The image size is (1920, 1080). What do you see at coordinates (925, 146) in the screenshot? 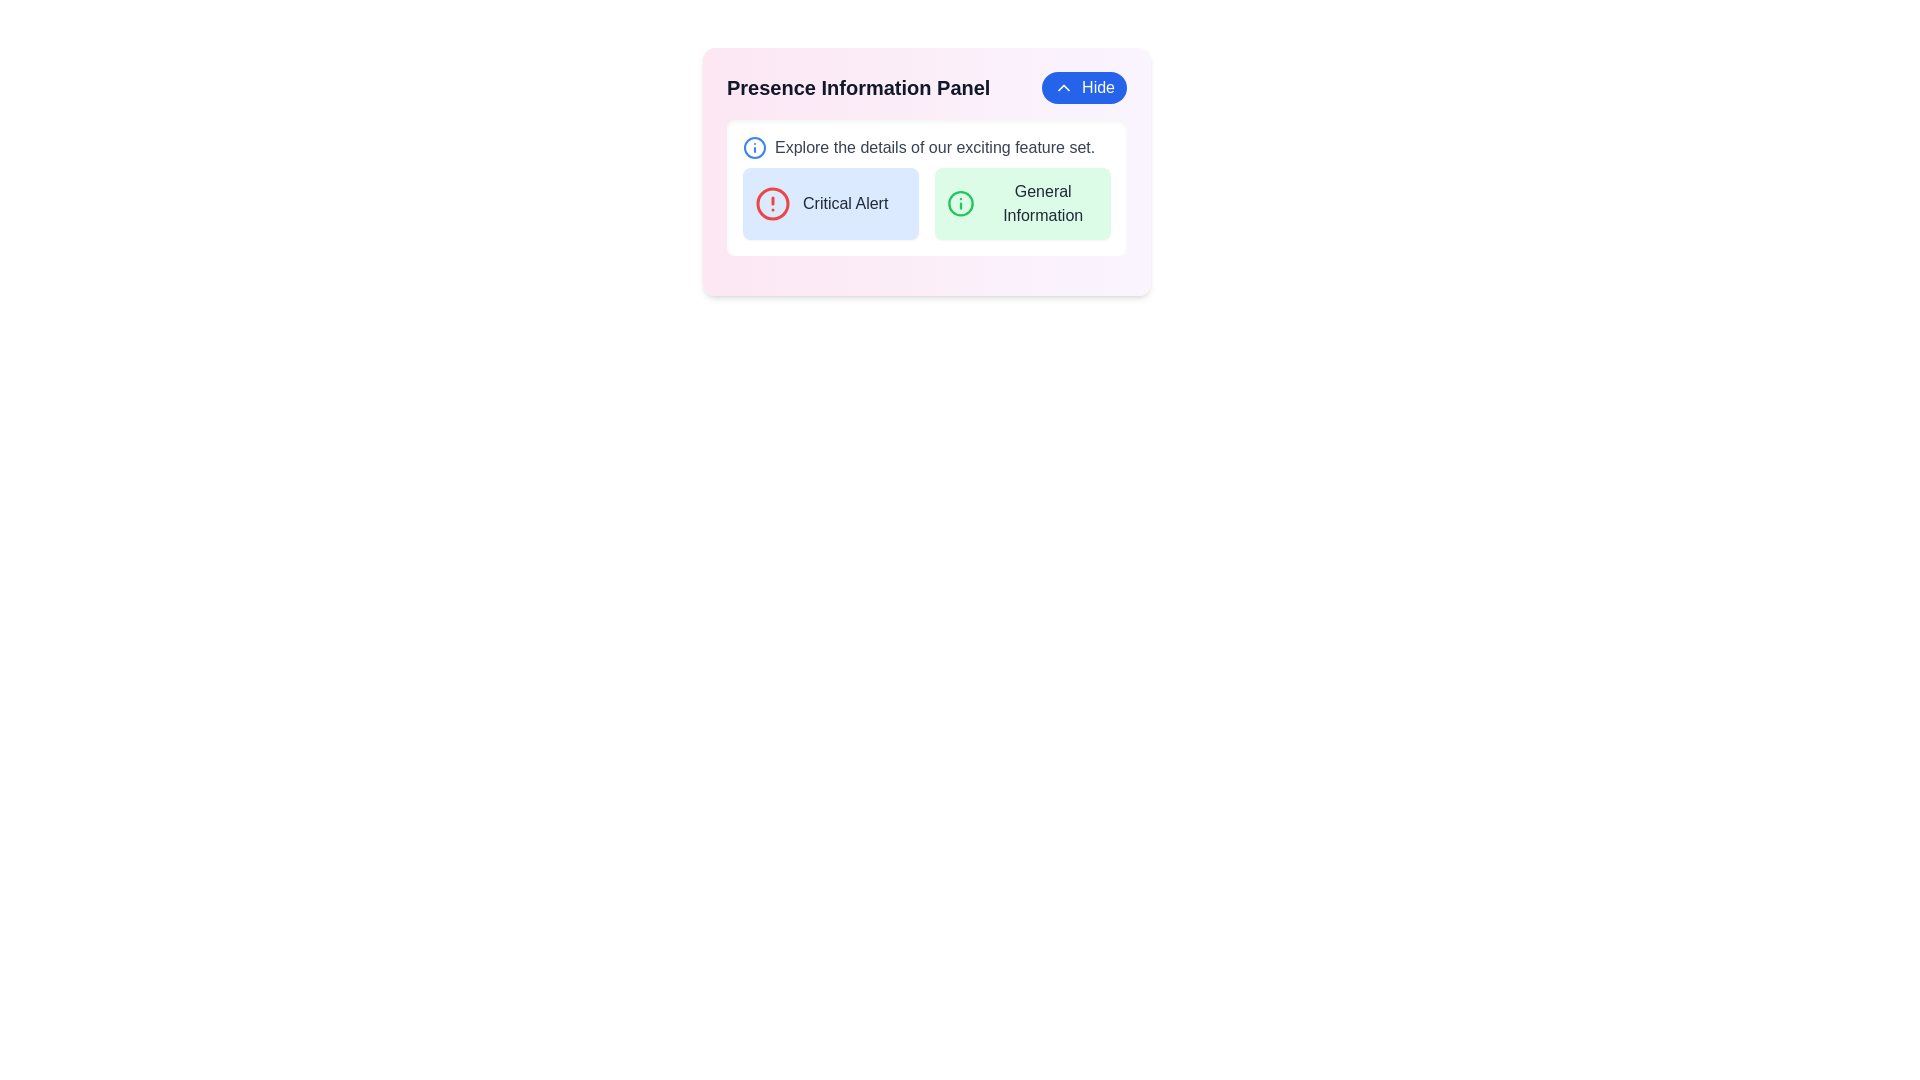
I see `the informational text with the icon that includes a blue outlined circular icon with an 'i' and the text 'Explore the details of our exciting feature set.'` at bounding box center [925, 146].